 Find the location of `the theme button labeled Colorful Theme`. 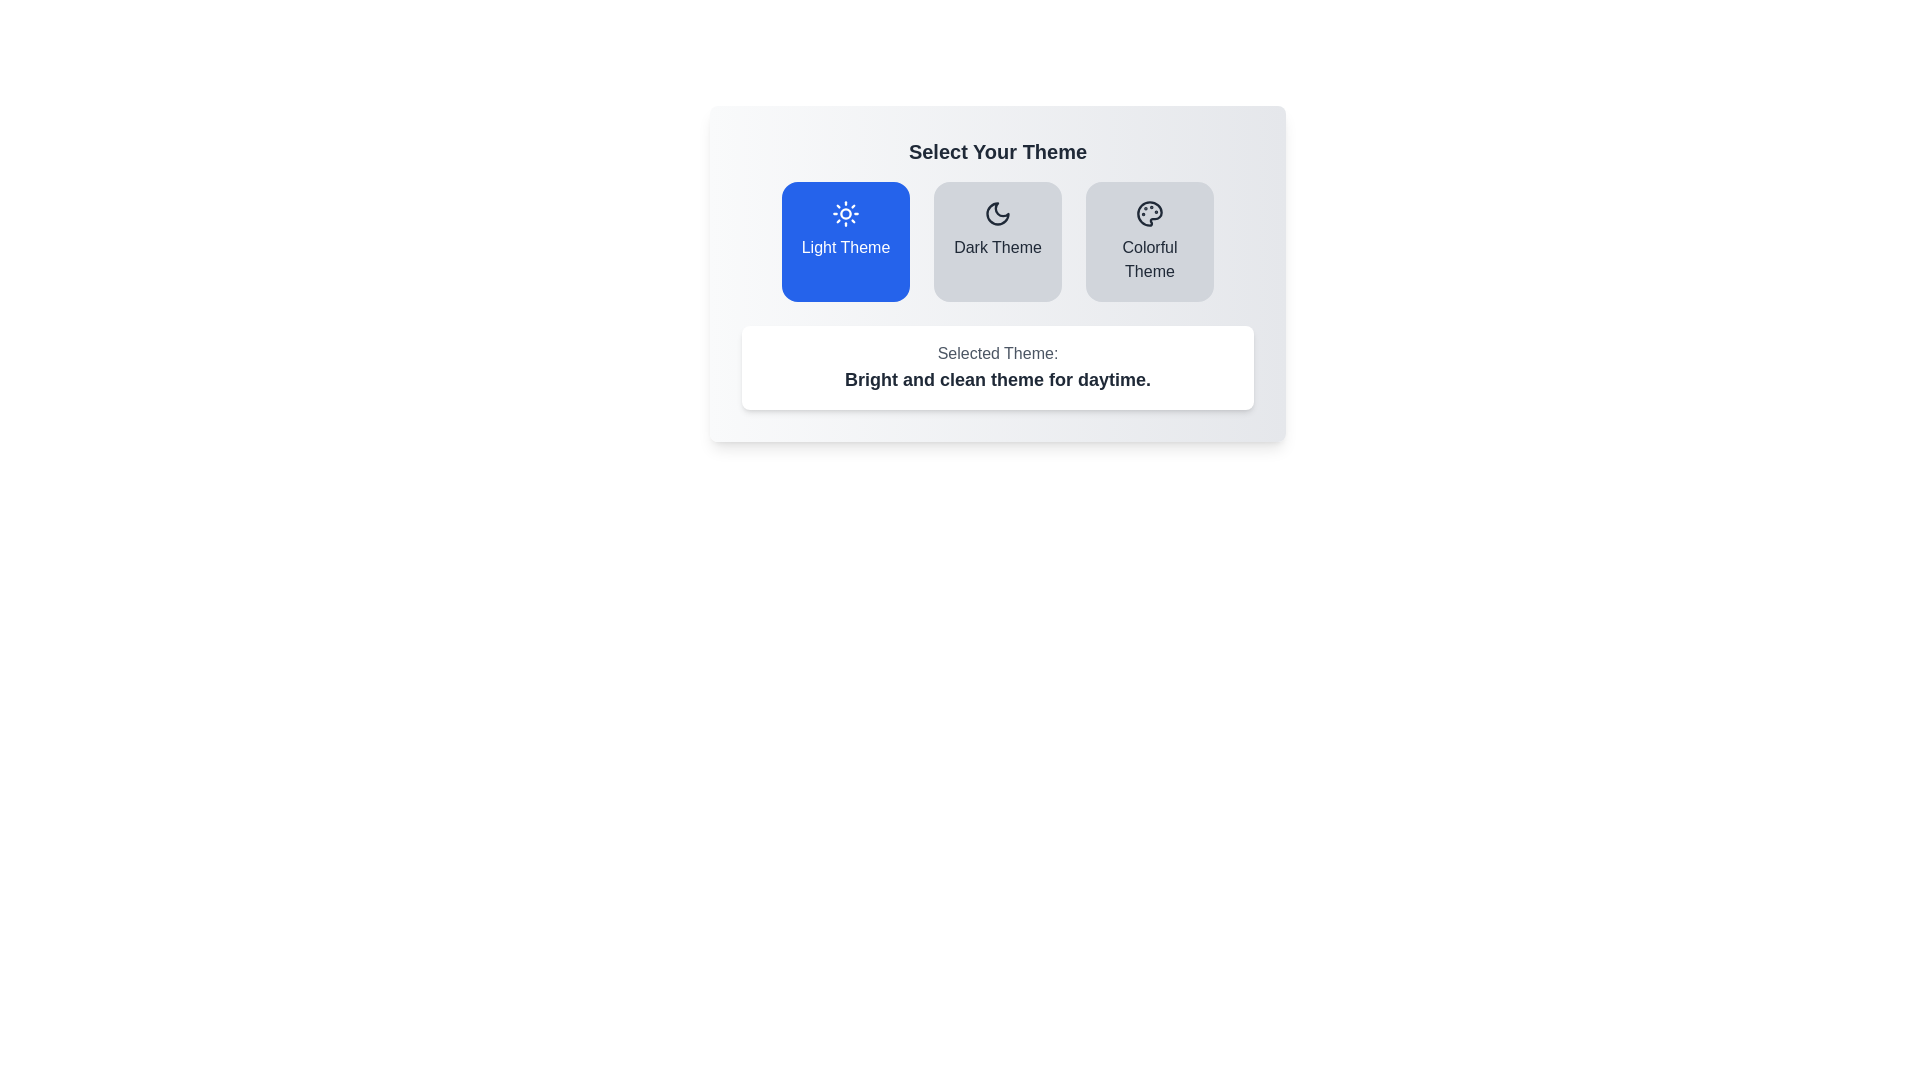

the theme button labeled Colorful Theme is located at coordinates (1150, 241).